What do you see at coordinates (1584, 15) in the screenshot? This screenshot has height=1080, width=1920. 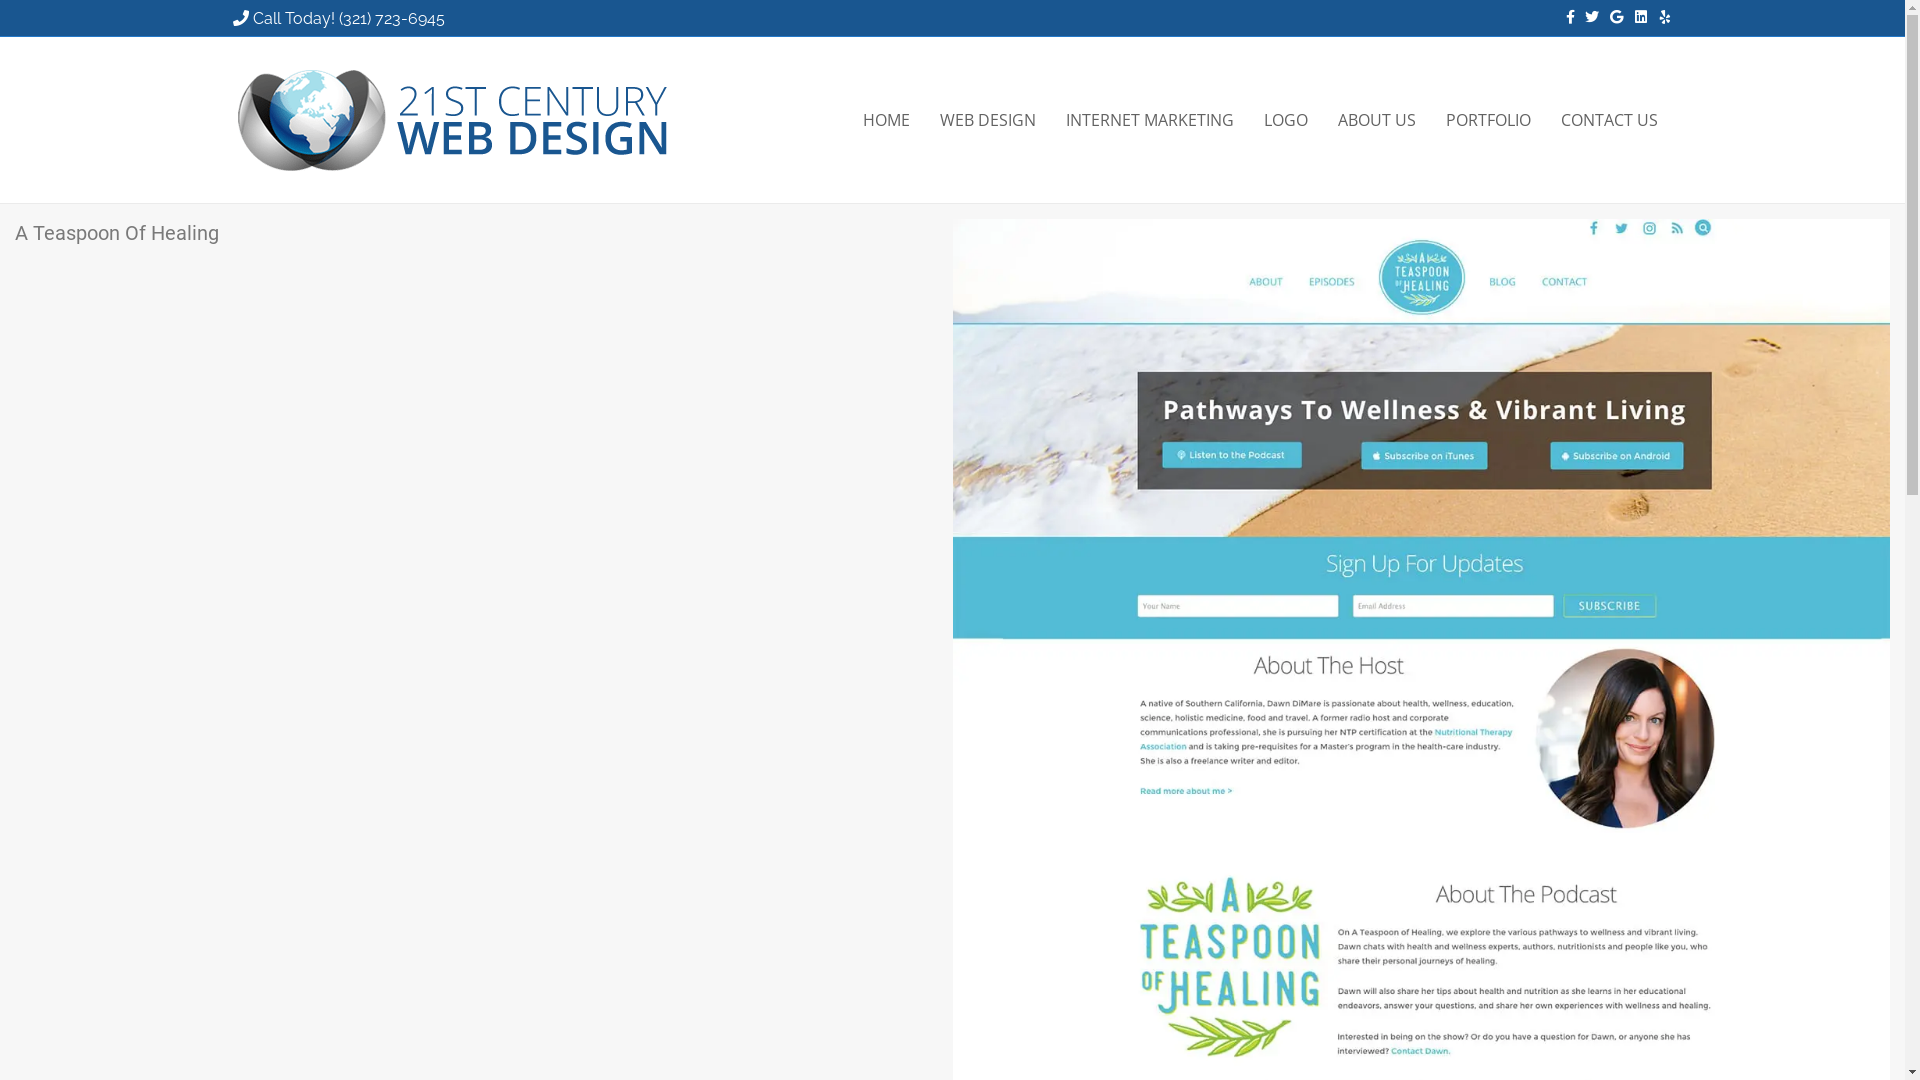 I see `'Twitter'` at bounding box center [1584, 15].